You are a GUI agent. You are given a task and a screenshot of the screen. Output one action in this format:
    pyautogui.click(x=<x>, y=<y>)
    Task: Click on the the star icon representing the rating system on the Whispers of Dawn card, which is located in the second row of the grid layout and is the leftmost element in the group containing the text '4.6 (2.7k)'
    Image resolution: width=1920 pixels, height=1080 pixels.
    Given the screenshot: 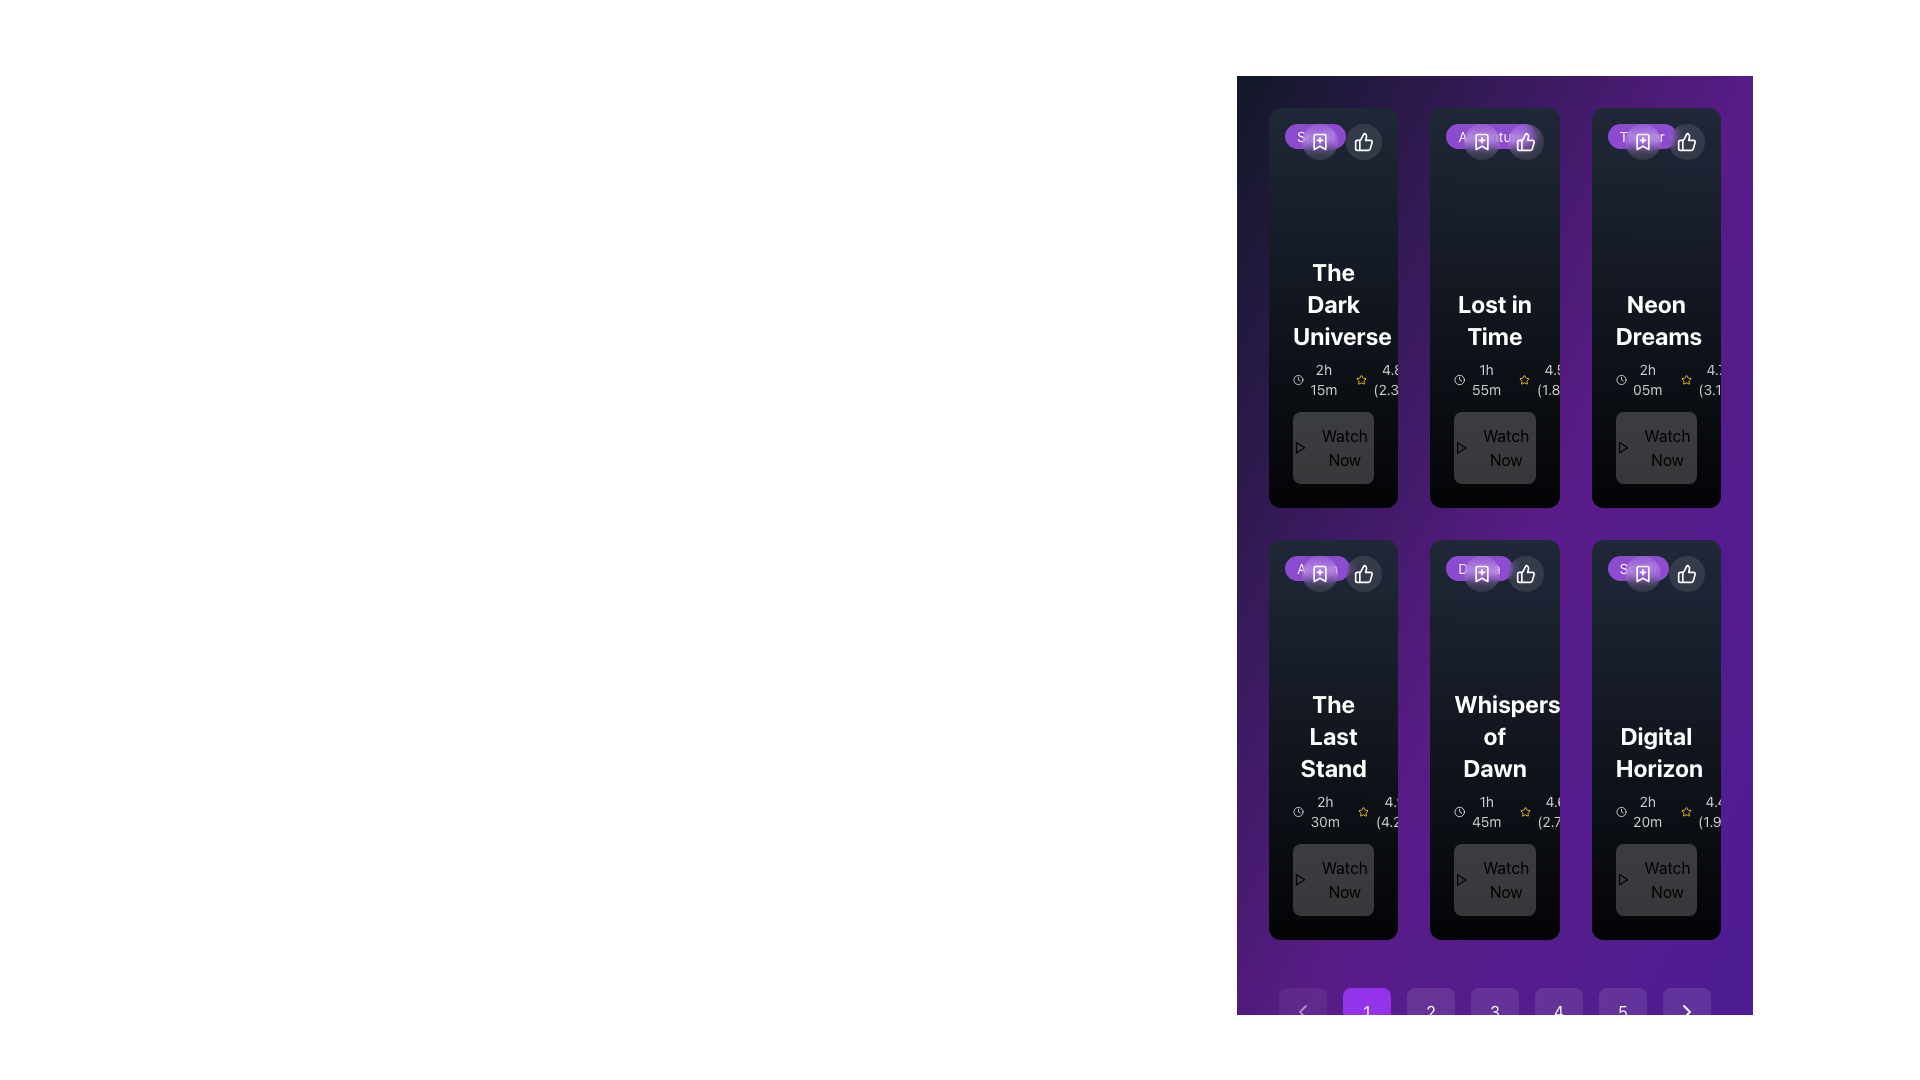 What is the action you would take?
    pyautogui.click(x=1524, y=812)
    